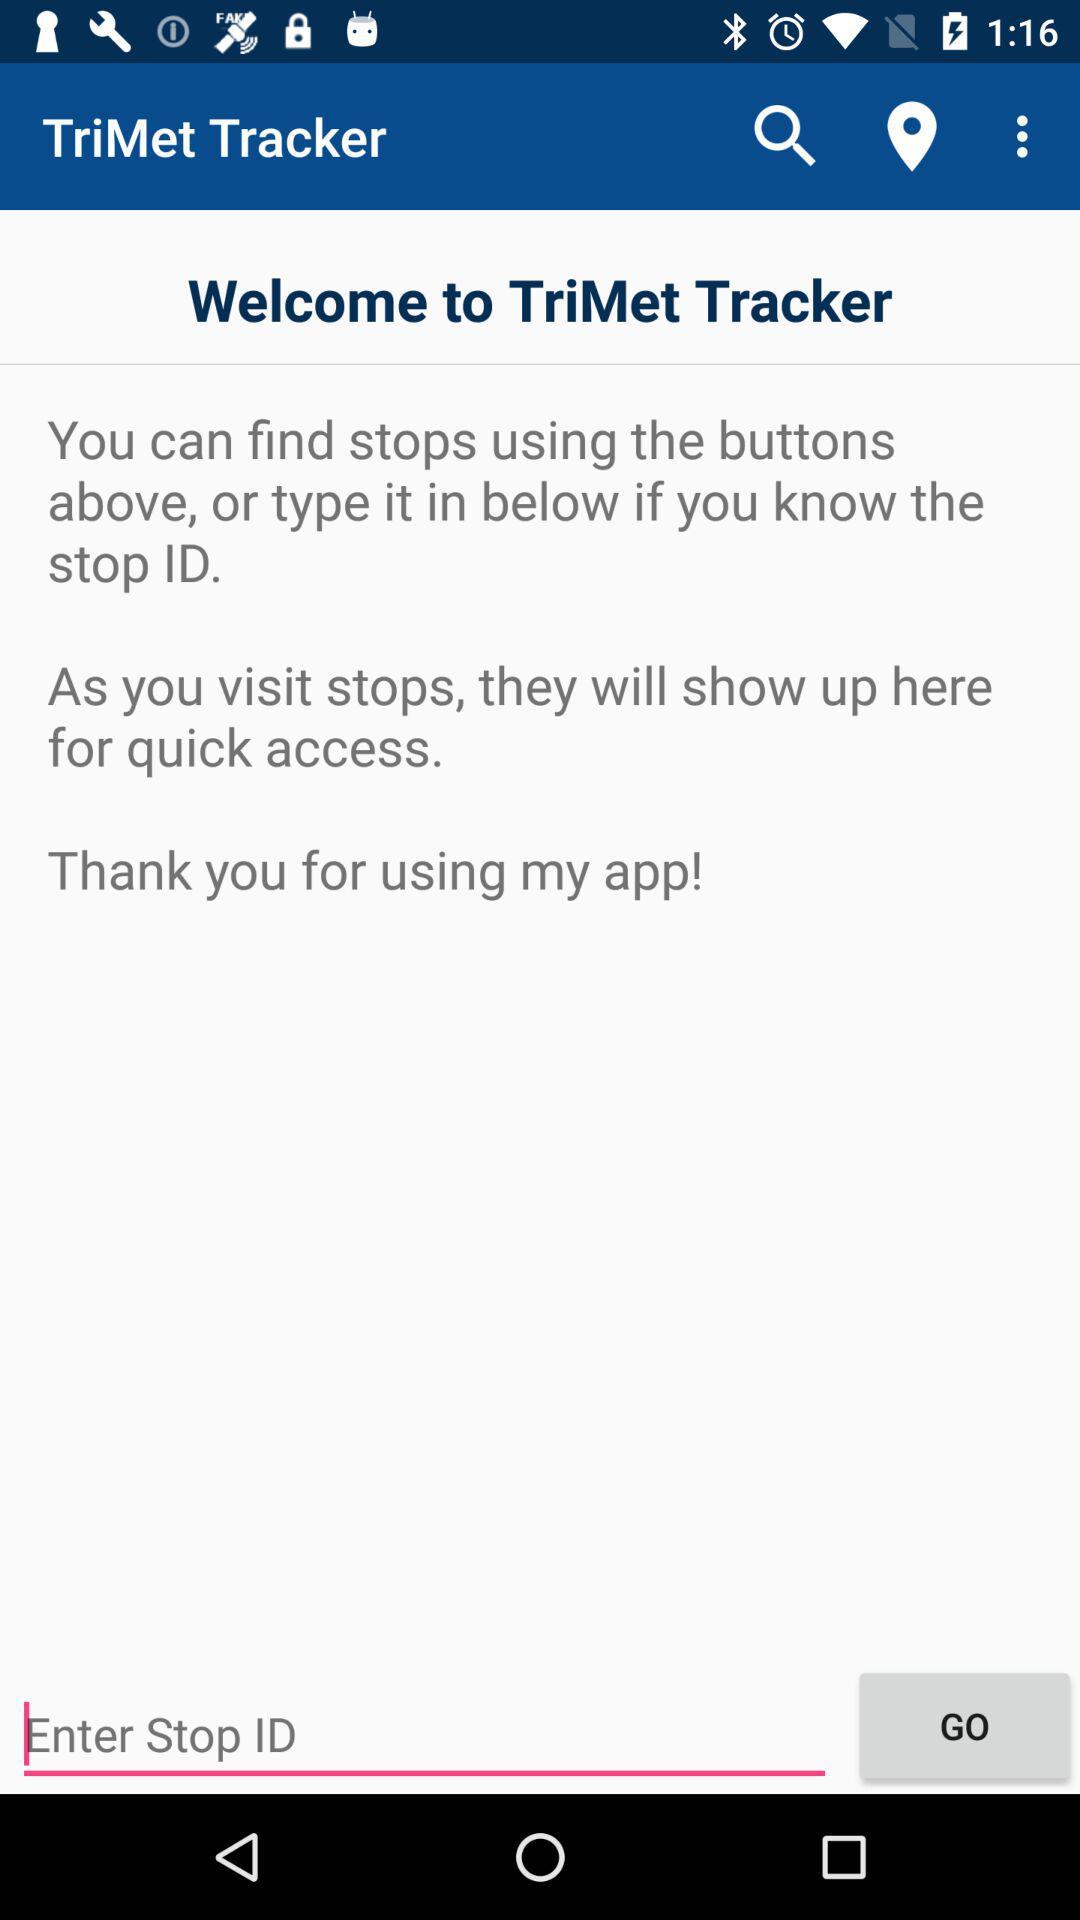  What do you see at coordinates (423, 1733) in the screenshot?
I see `icon below you can find` at bounding box center [423, 1733].